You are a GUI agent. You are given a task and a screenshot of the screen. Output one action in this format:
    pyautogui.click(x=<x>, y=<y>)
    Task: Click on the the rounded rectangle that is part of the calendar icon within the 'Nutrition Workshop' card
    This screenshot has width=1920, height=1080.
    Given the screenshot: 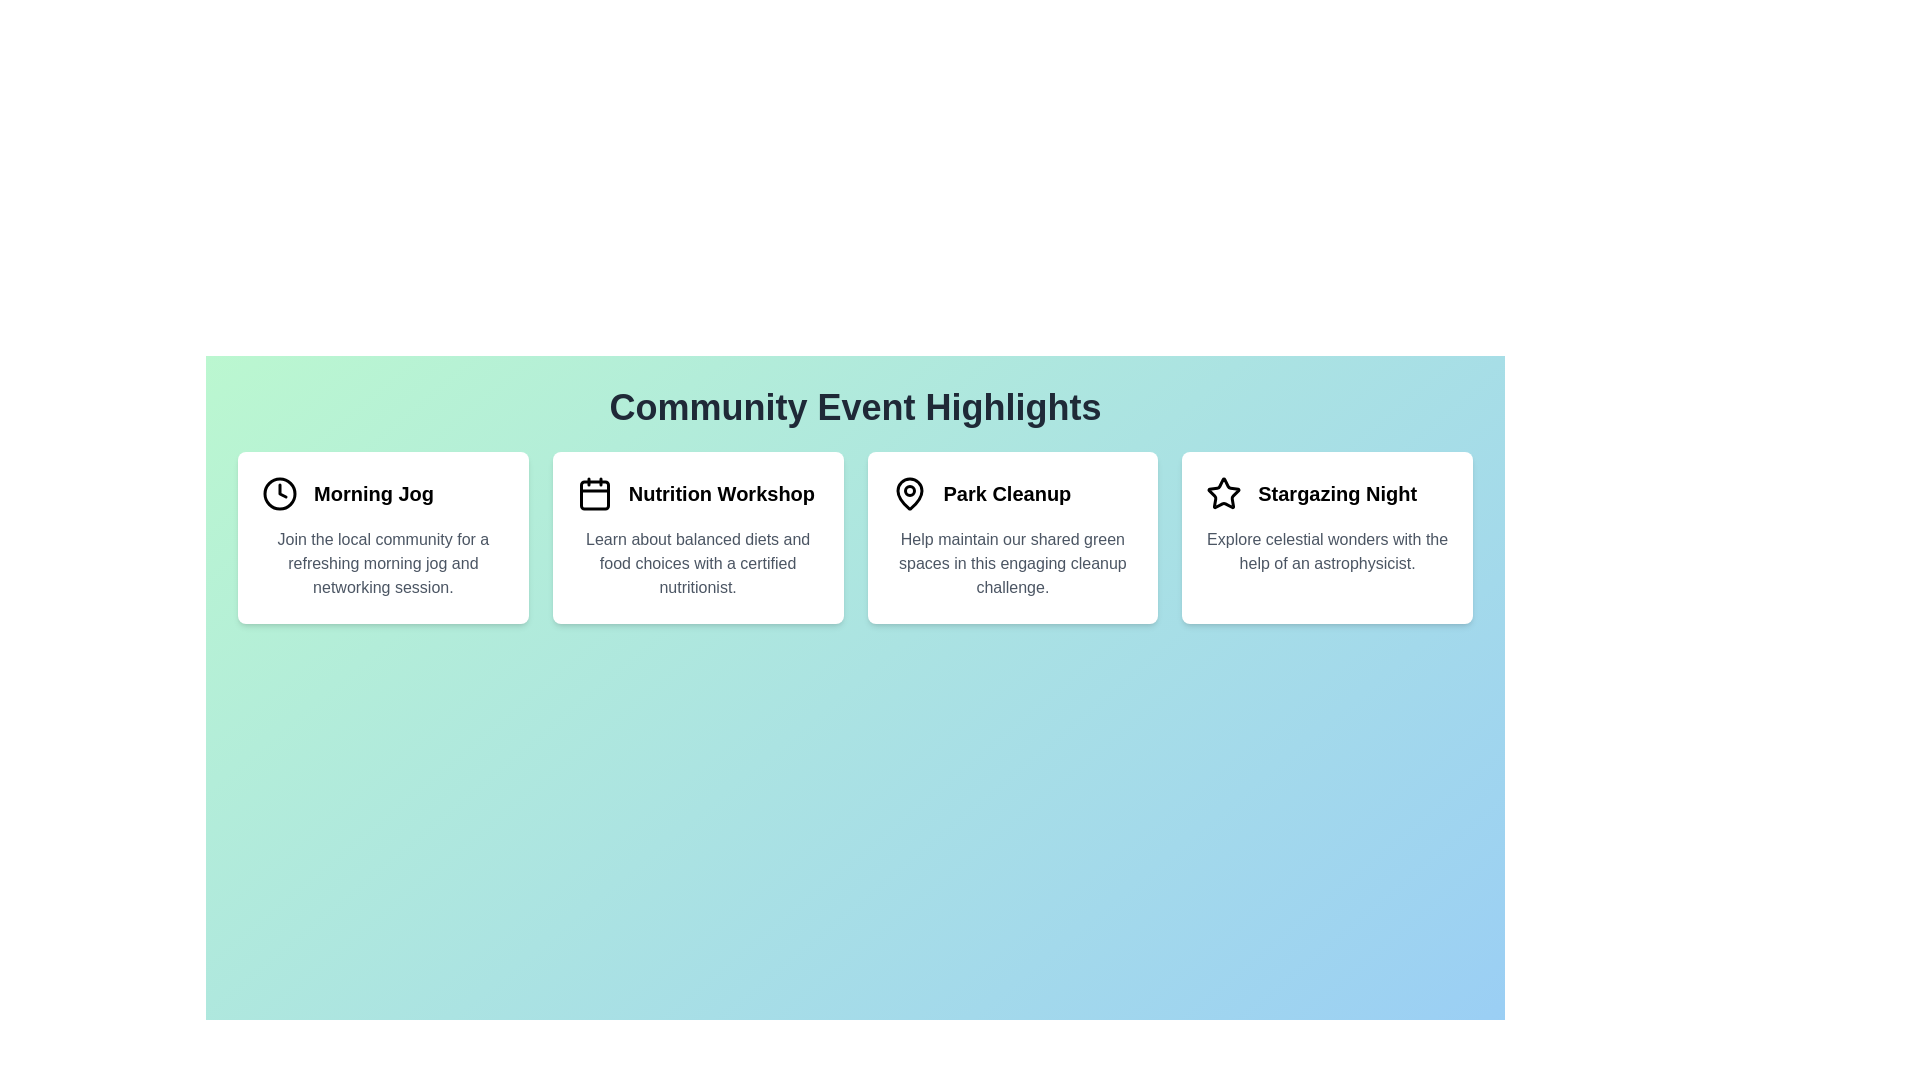 What is the action you would take?
    pyautogui.click(x=593, y=495)
    